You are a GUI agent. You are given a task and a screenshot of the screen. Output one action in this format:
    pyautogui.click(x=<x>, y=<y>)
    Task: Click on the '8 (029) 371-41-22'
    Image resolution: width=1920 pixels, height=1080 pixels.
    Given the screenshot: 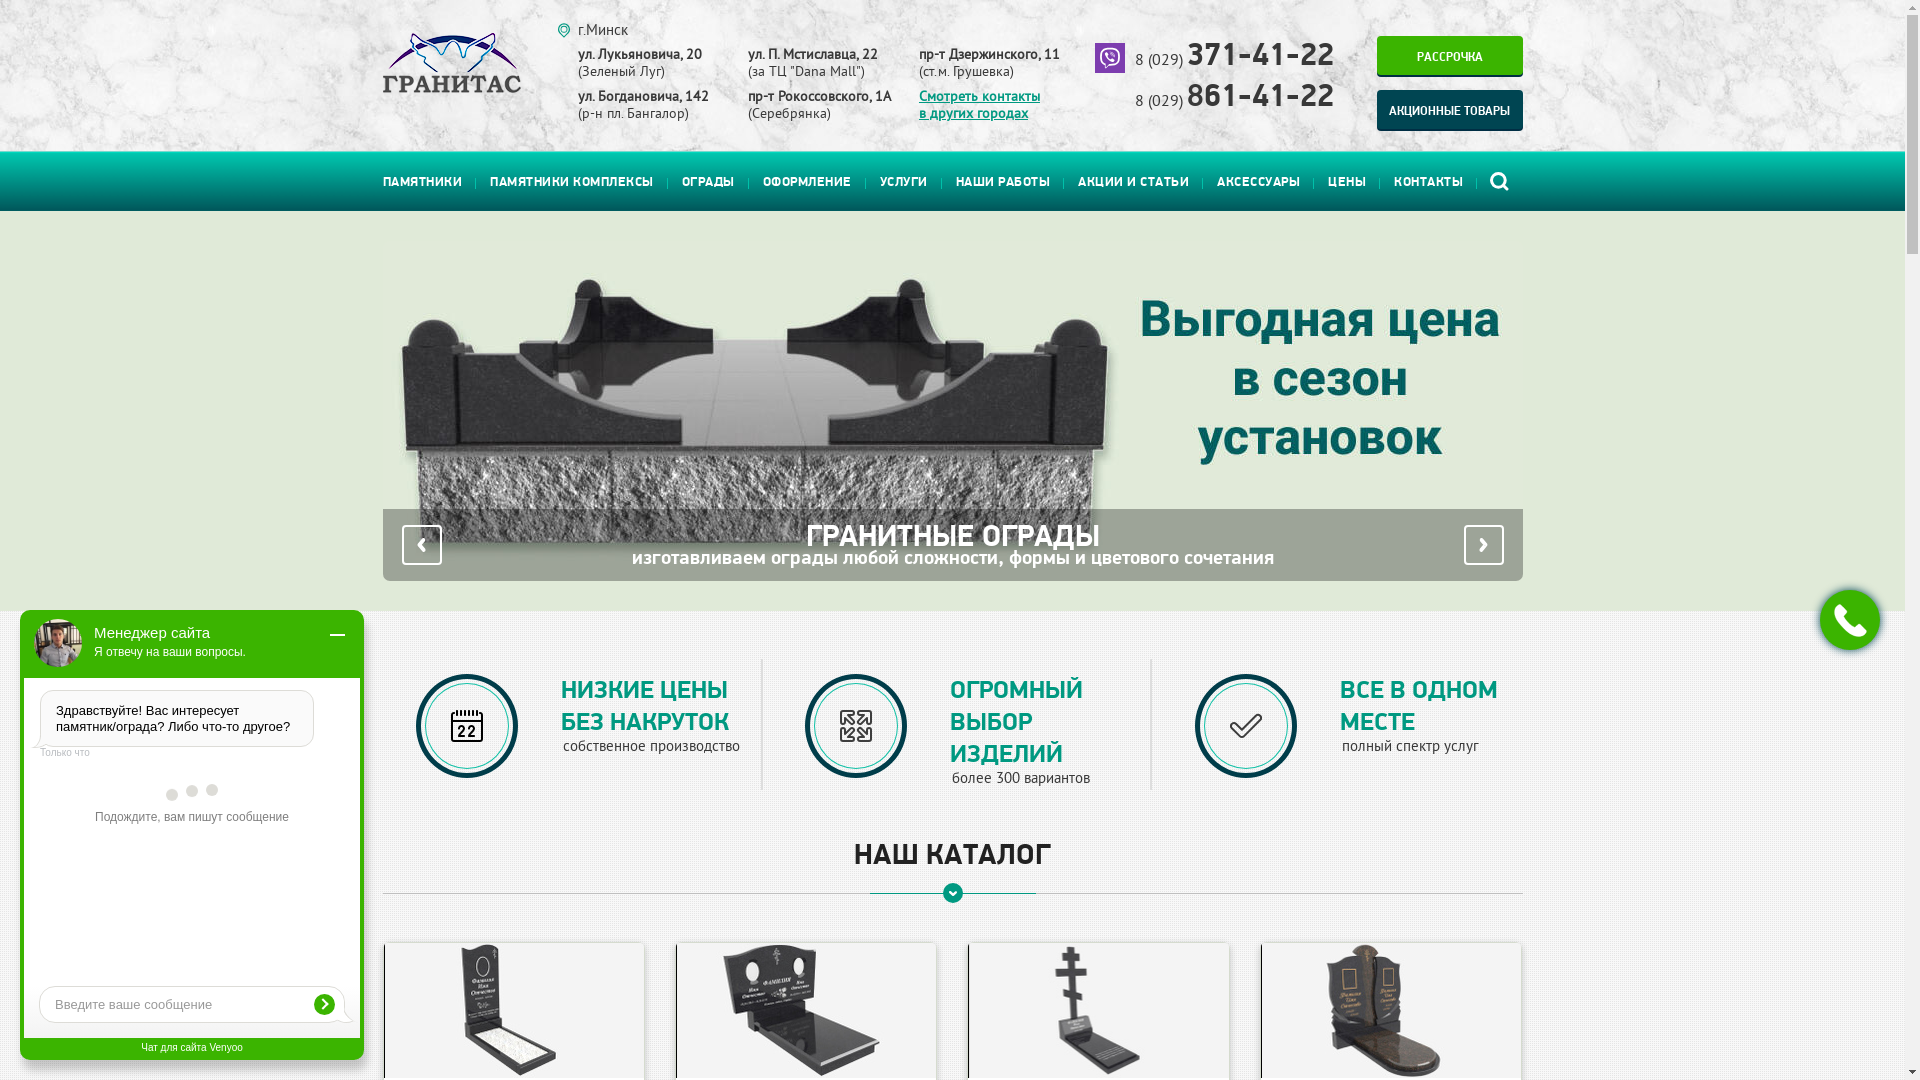 What is the action you would take?
    pyautogui.click(x=1232, y=60)
    